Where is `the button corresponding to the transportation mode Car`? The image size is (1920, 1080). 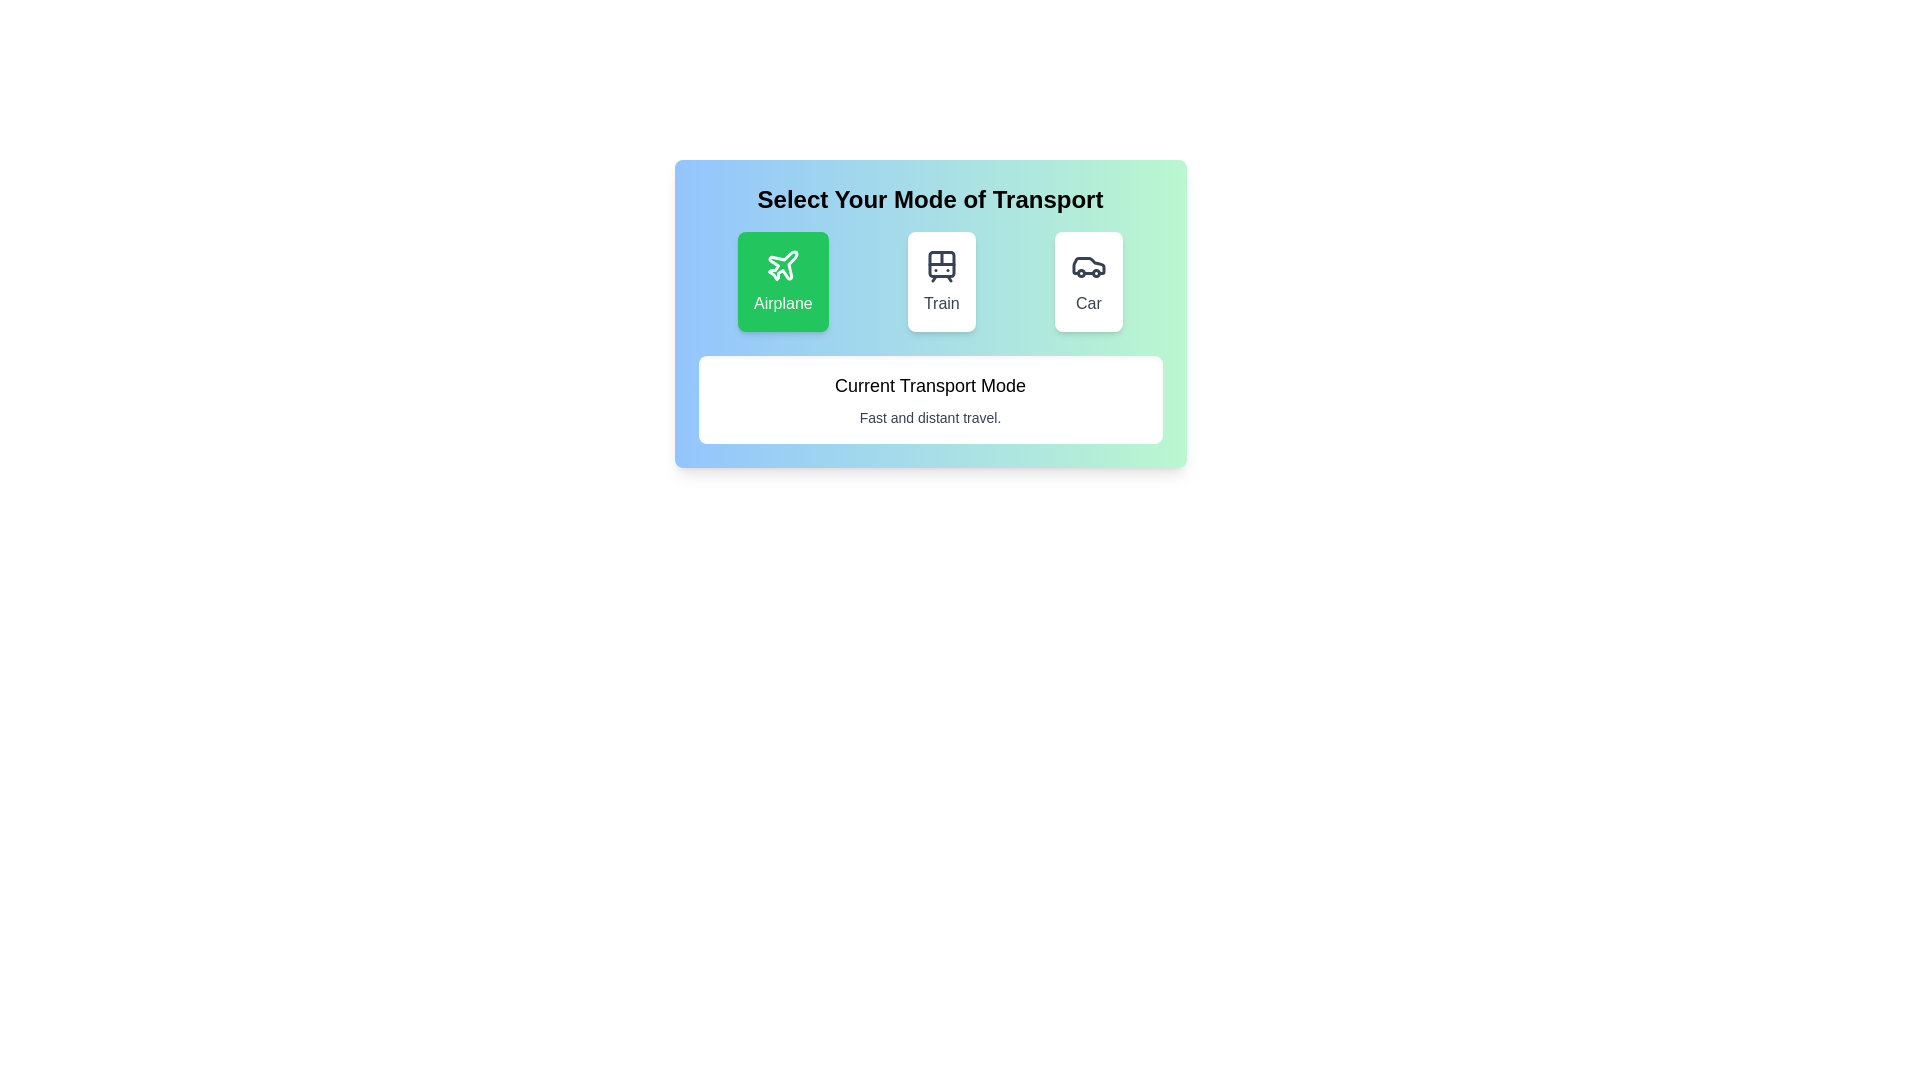
the button corresponding to the transportation mode Car is located at coordinates (1087, 281).